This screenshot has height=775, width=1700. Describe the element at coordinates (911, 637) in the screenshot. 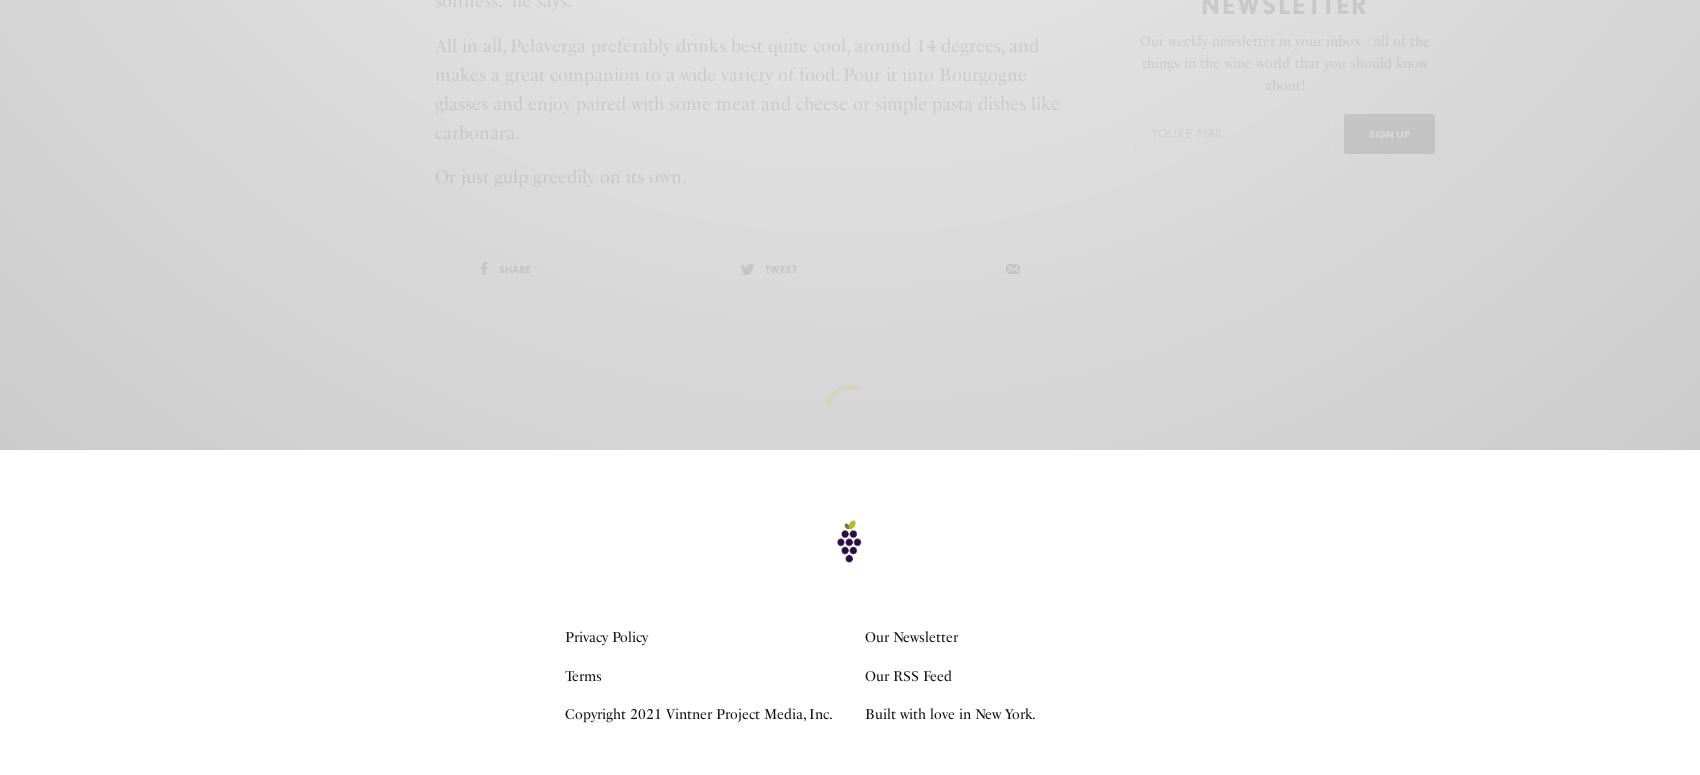

I see `'Our Newsletter'` at that location.